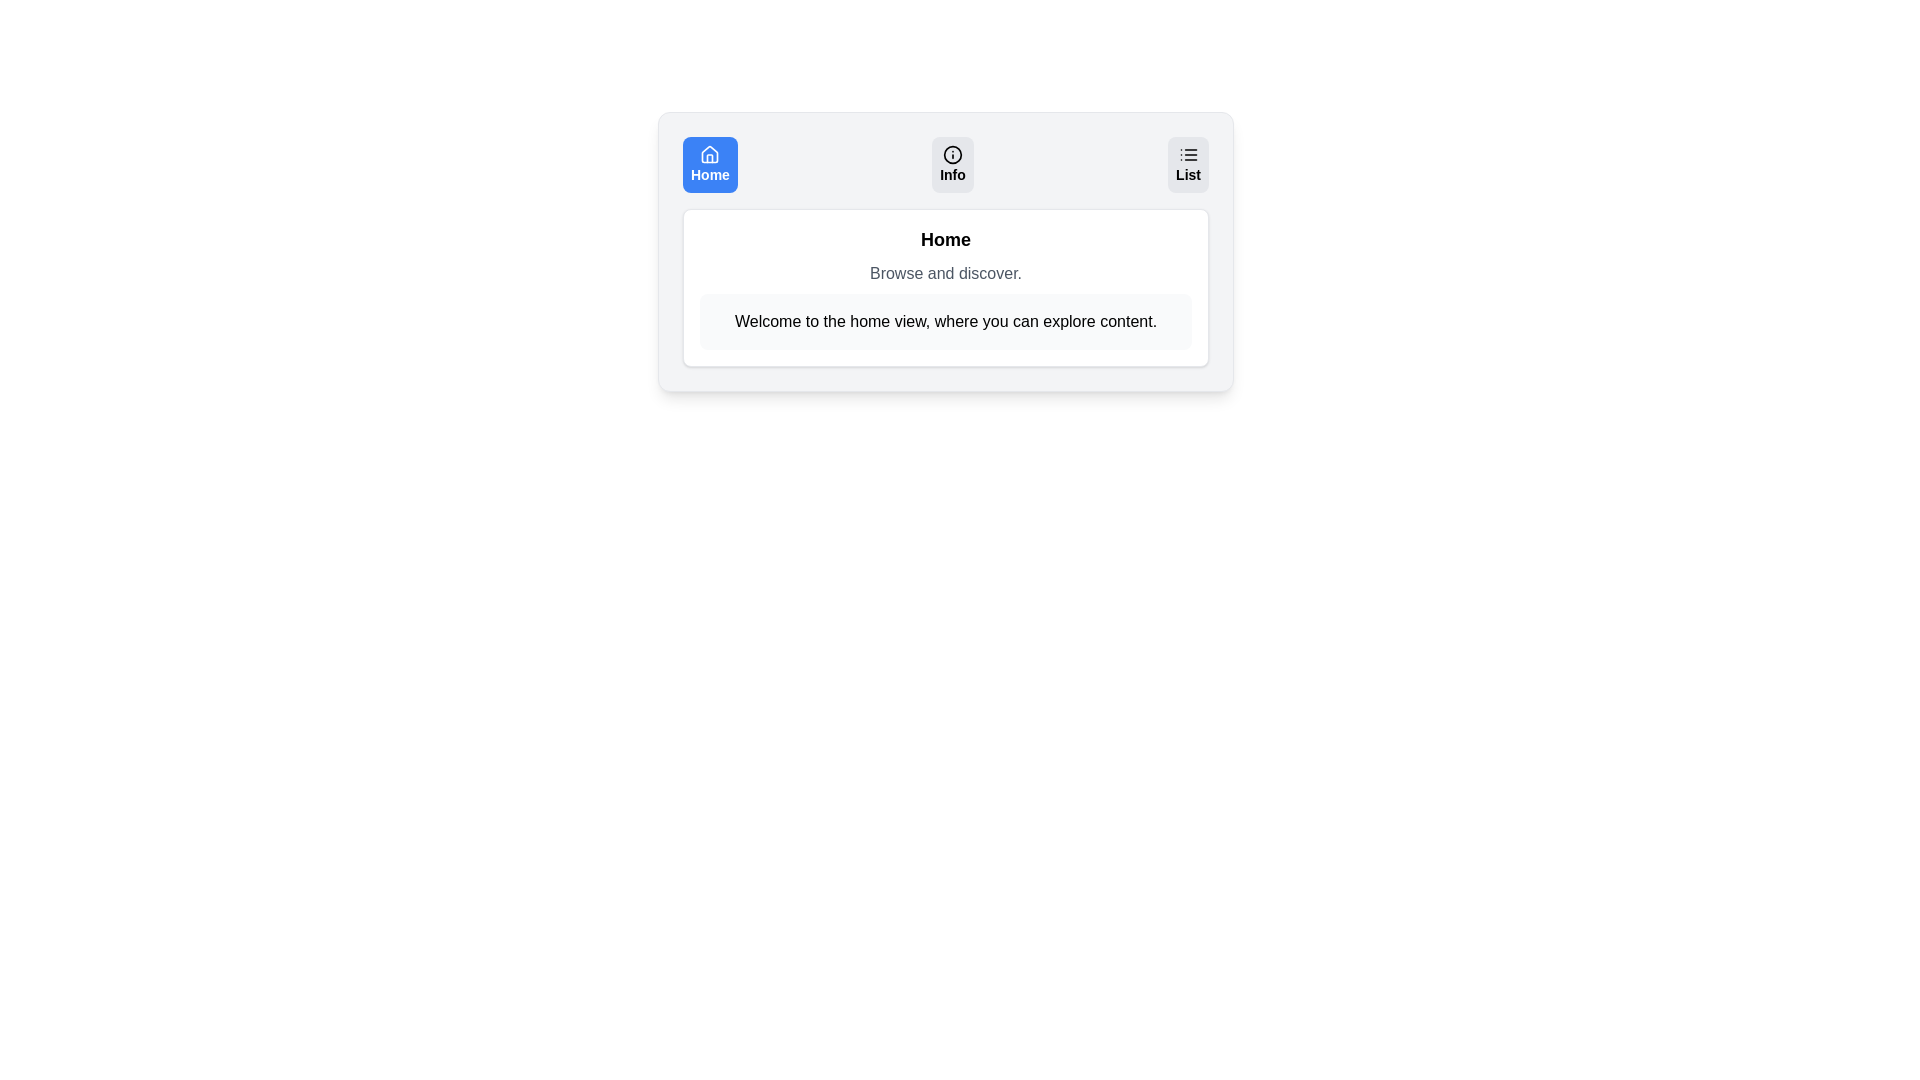  What do you see at coordinates (952, 164) in the screenshot?
I see `the Info tab` at bounding box center [952, 164].